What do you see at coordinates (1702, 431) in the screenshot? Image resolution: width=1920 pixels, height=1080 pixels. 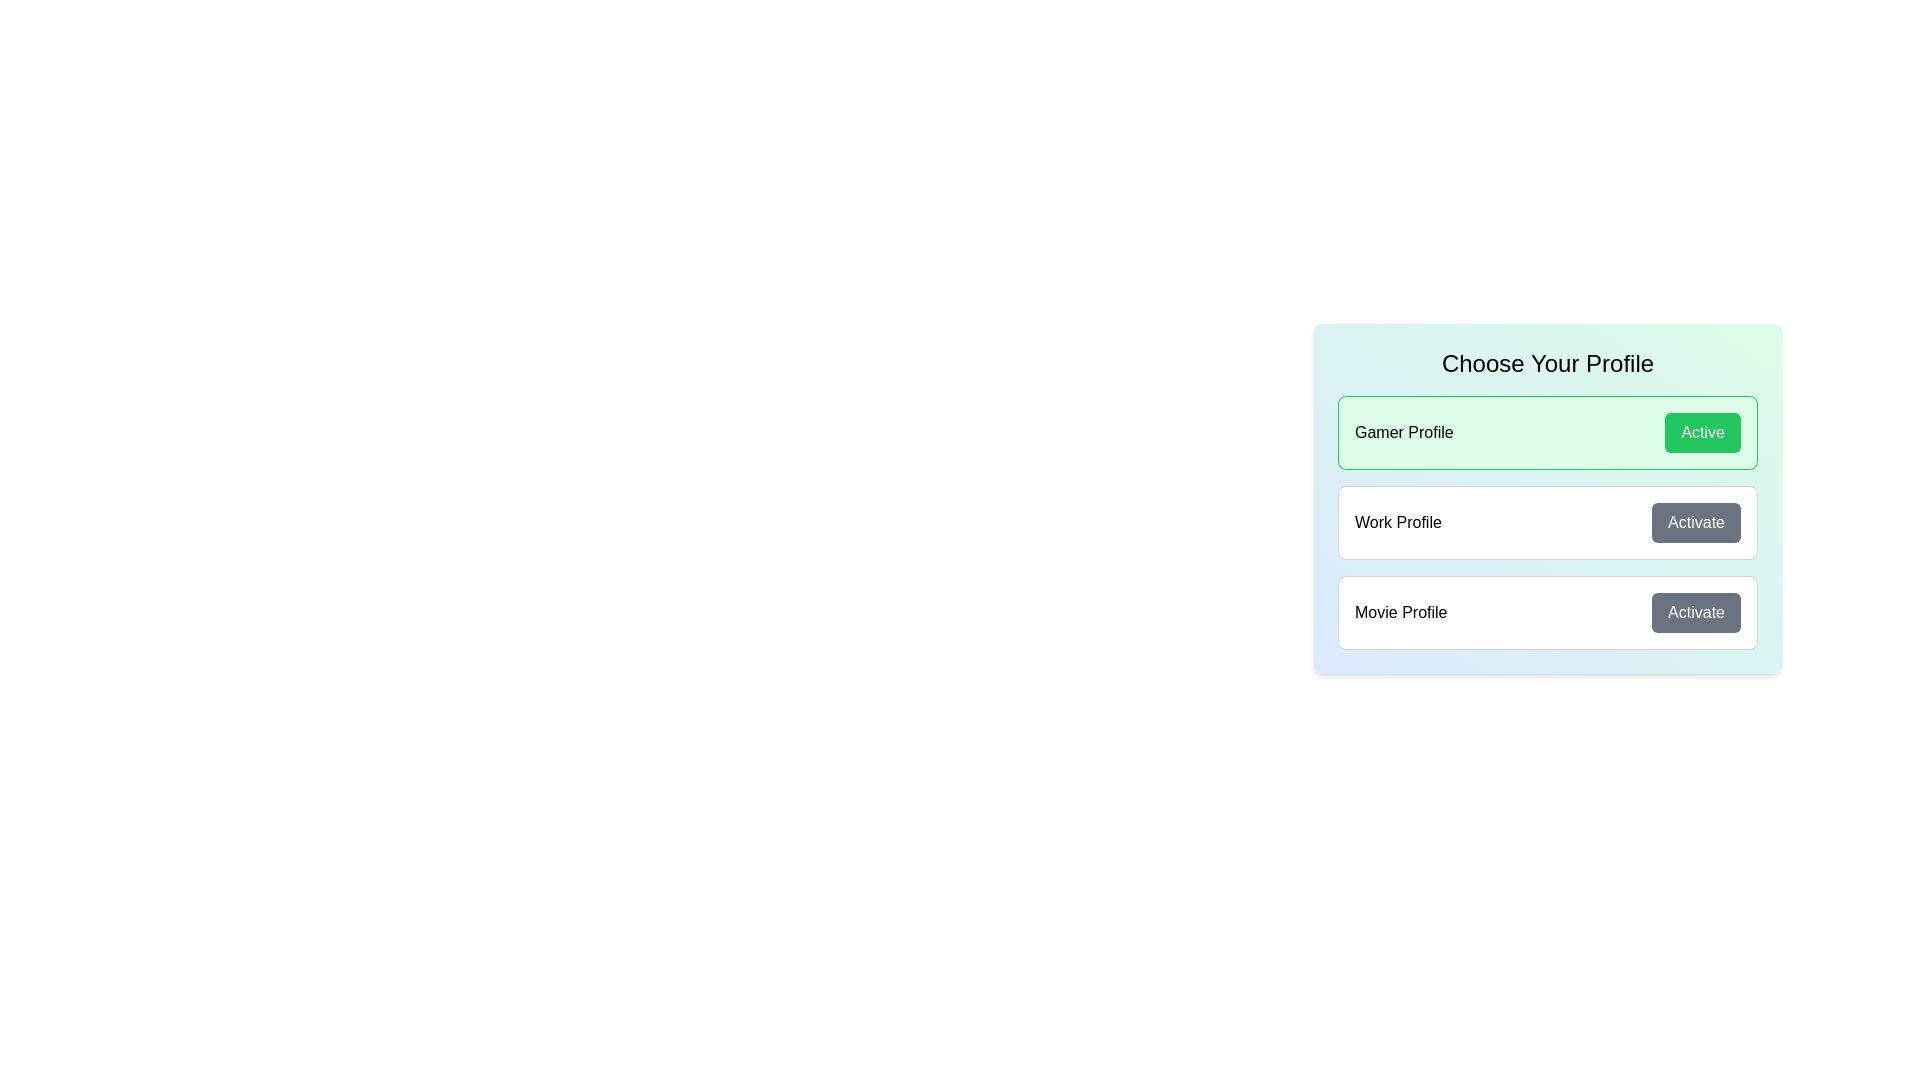 I see `'Active' button to toggle its state` at bounding box center [1702, 431].